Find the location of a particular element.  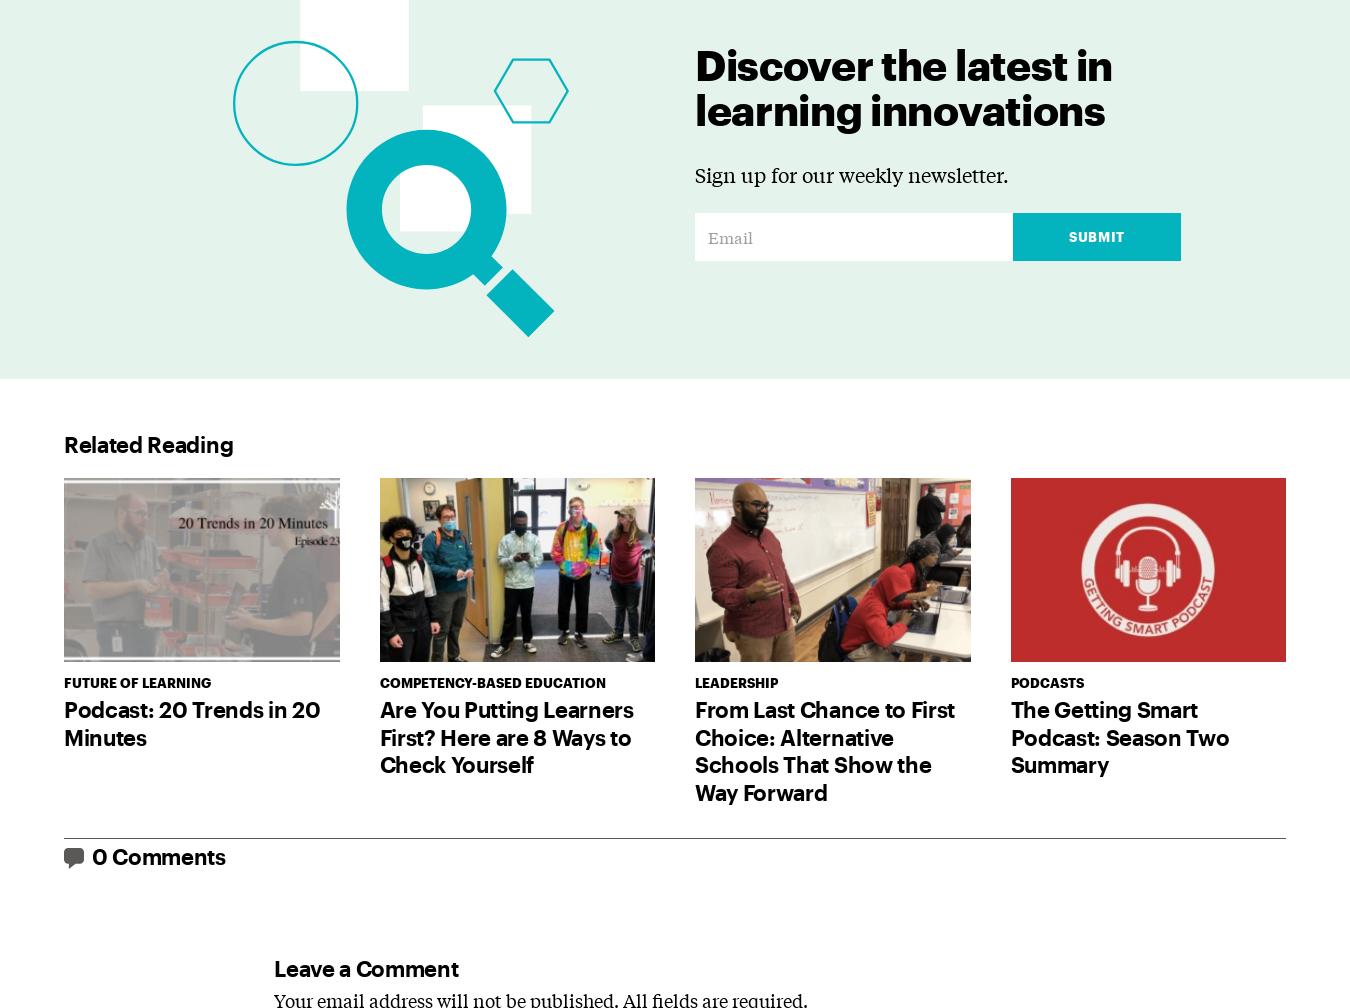

'Leave a Comment' is located at coordinates (365, 966).